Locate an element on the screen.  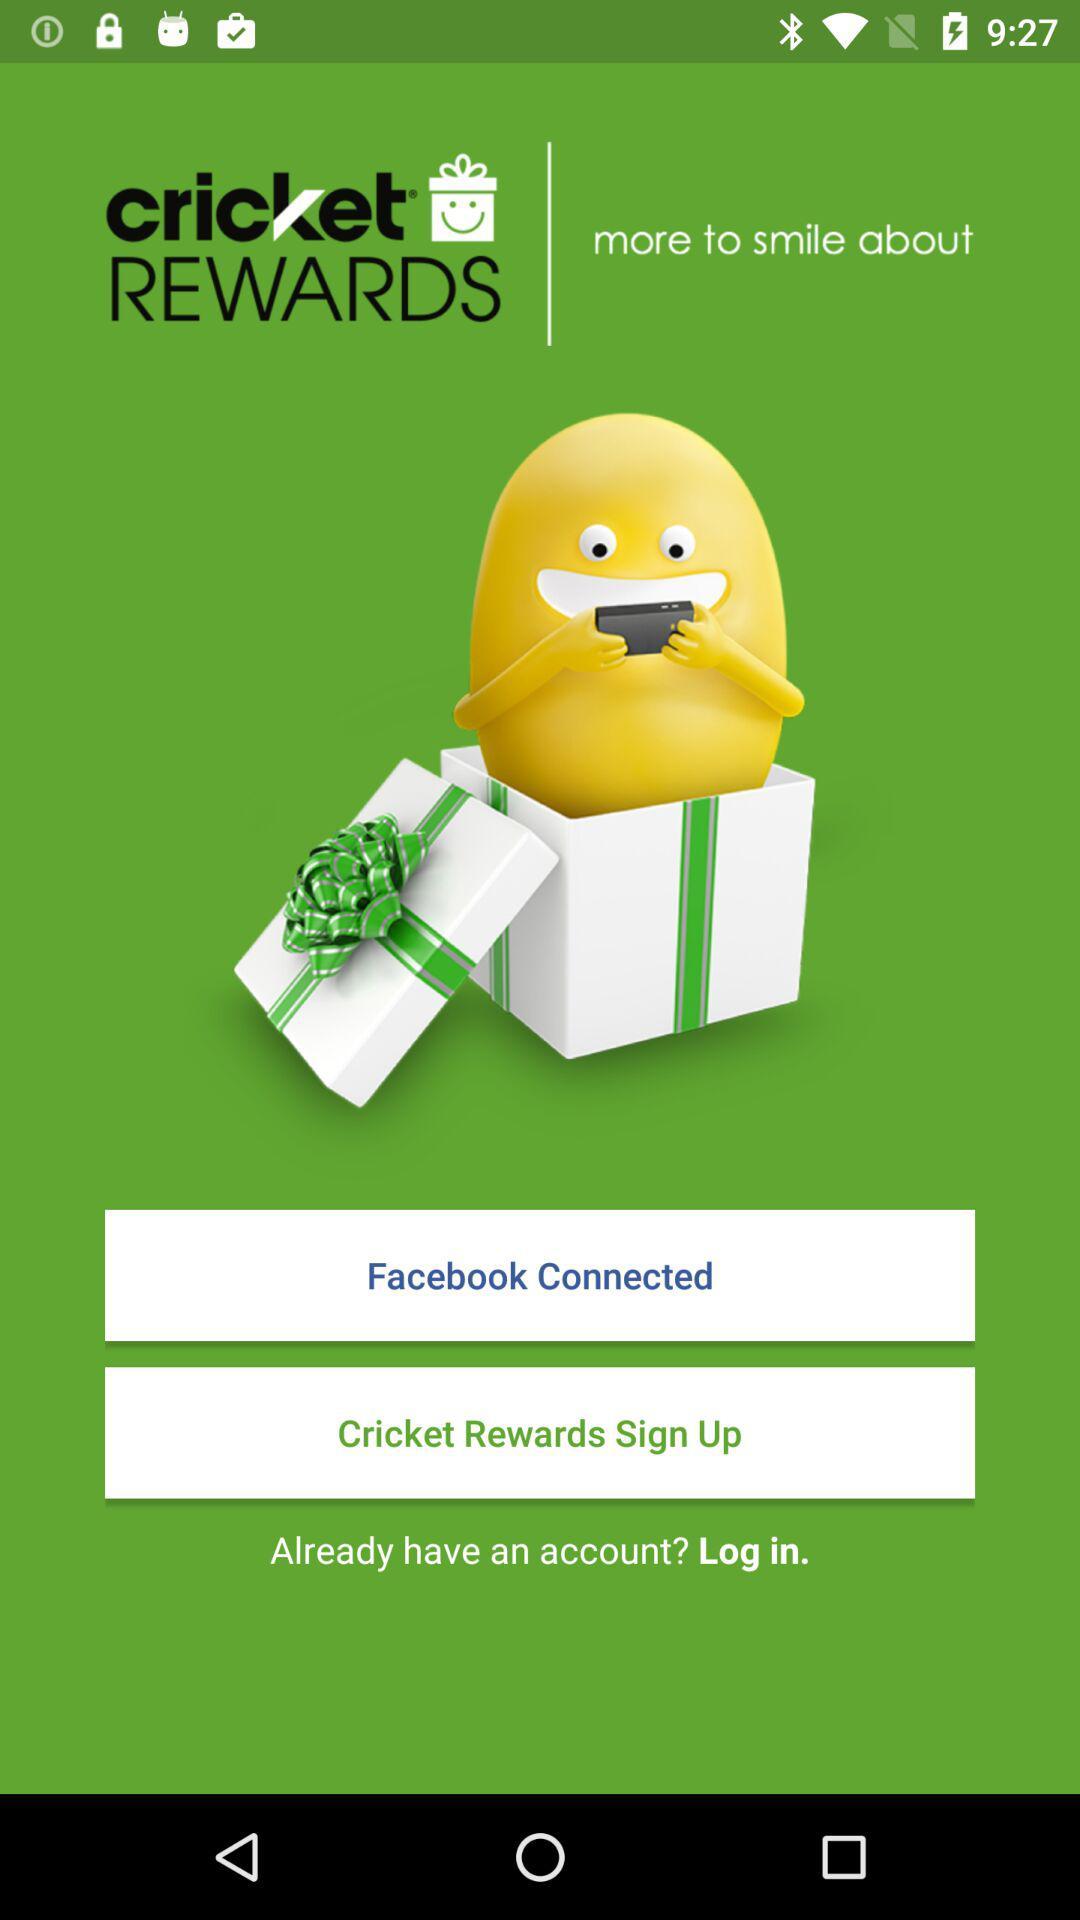
facebook connected item is located at coordinates (540, 1274).